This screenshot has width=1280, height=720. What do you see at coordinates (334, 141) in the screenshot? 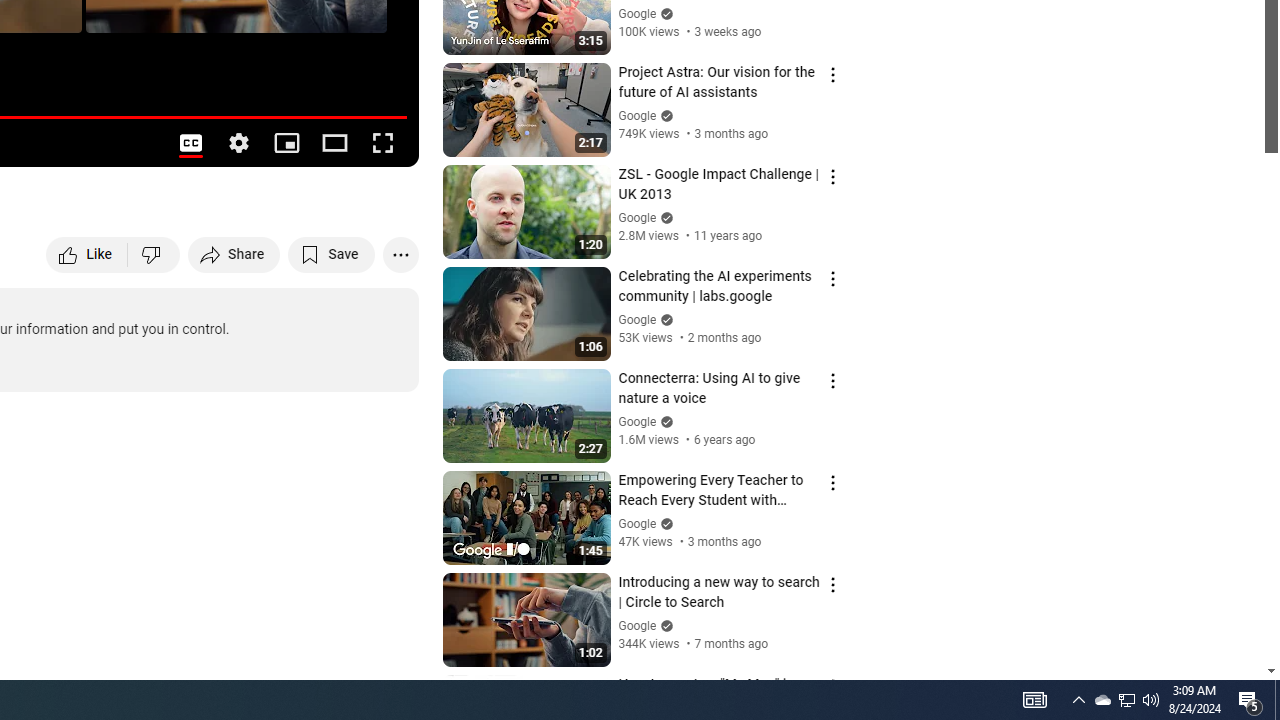
I see `'Theater mode (t)'` at bounding box center [334, 141].